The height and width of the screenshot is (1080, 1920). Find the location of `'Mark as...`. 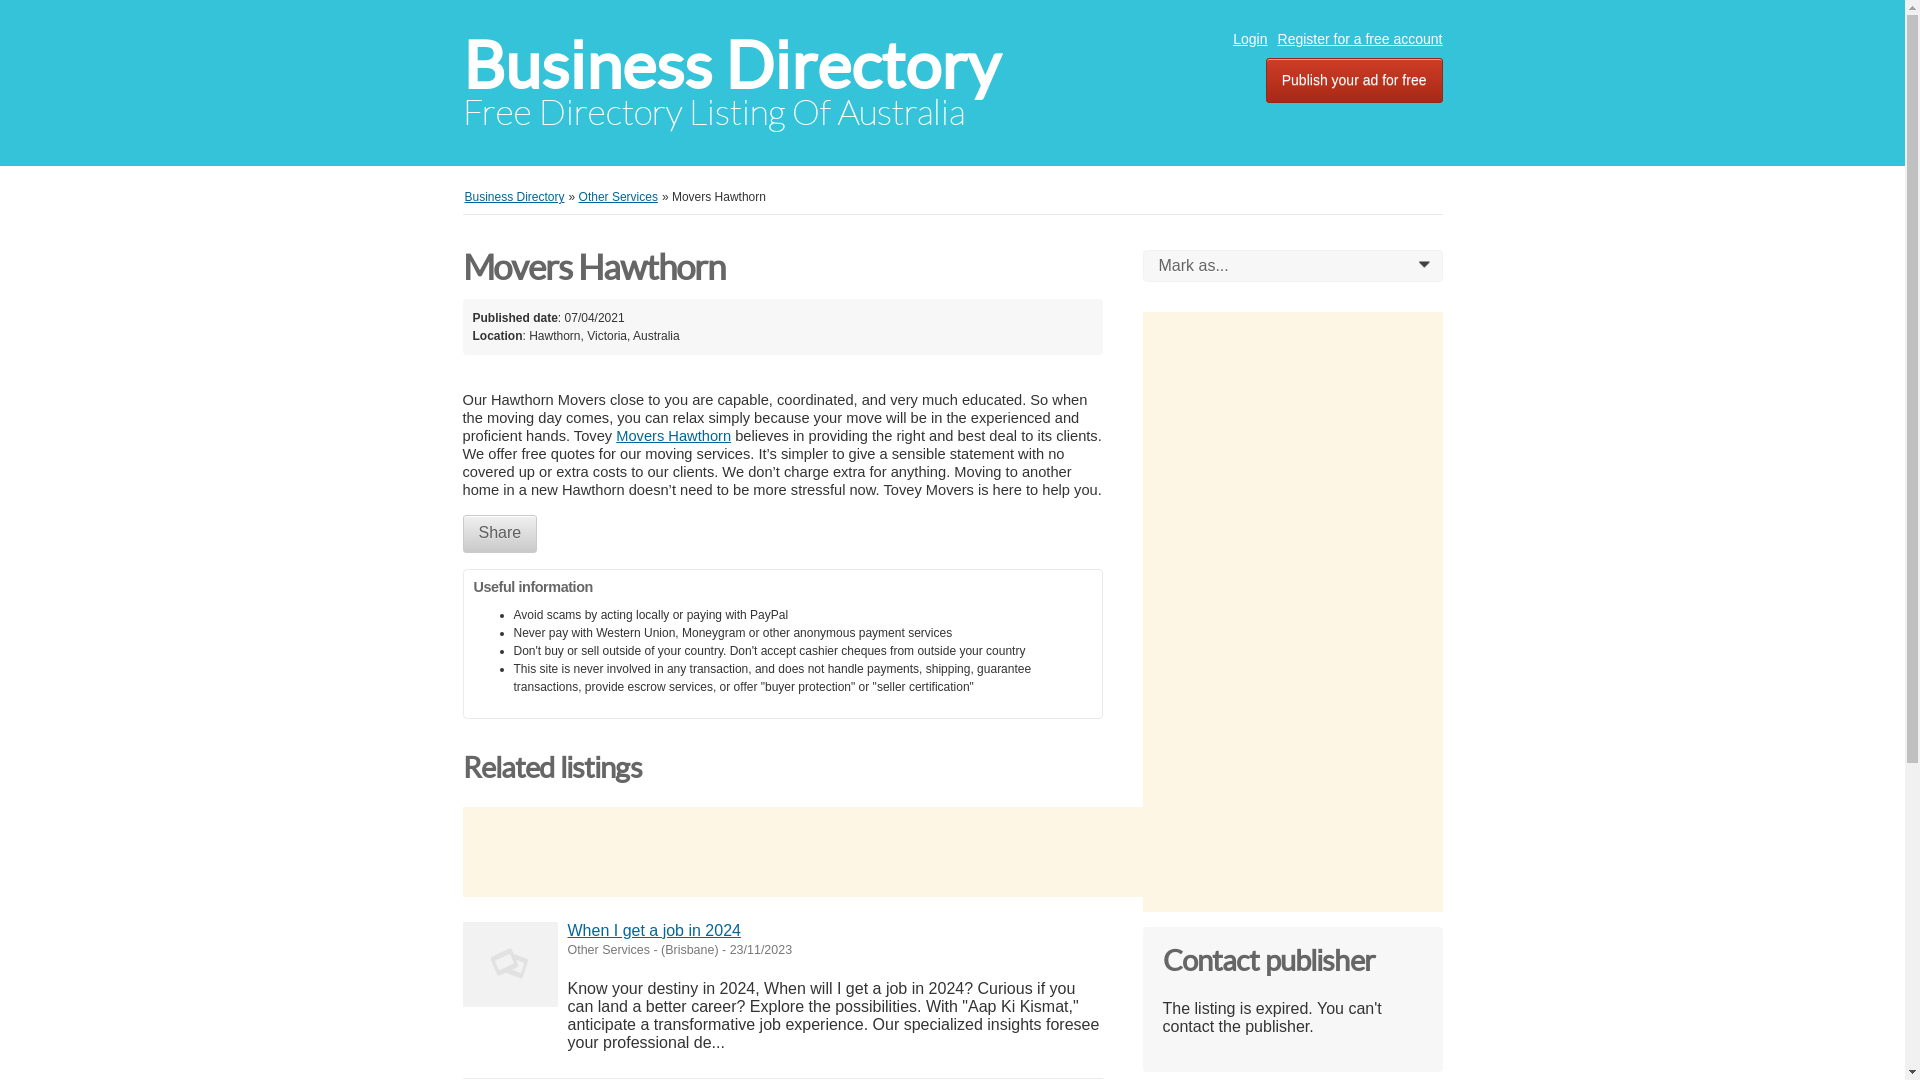

'Mark as... is located at coordinates (1291, 265).